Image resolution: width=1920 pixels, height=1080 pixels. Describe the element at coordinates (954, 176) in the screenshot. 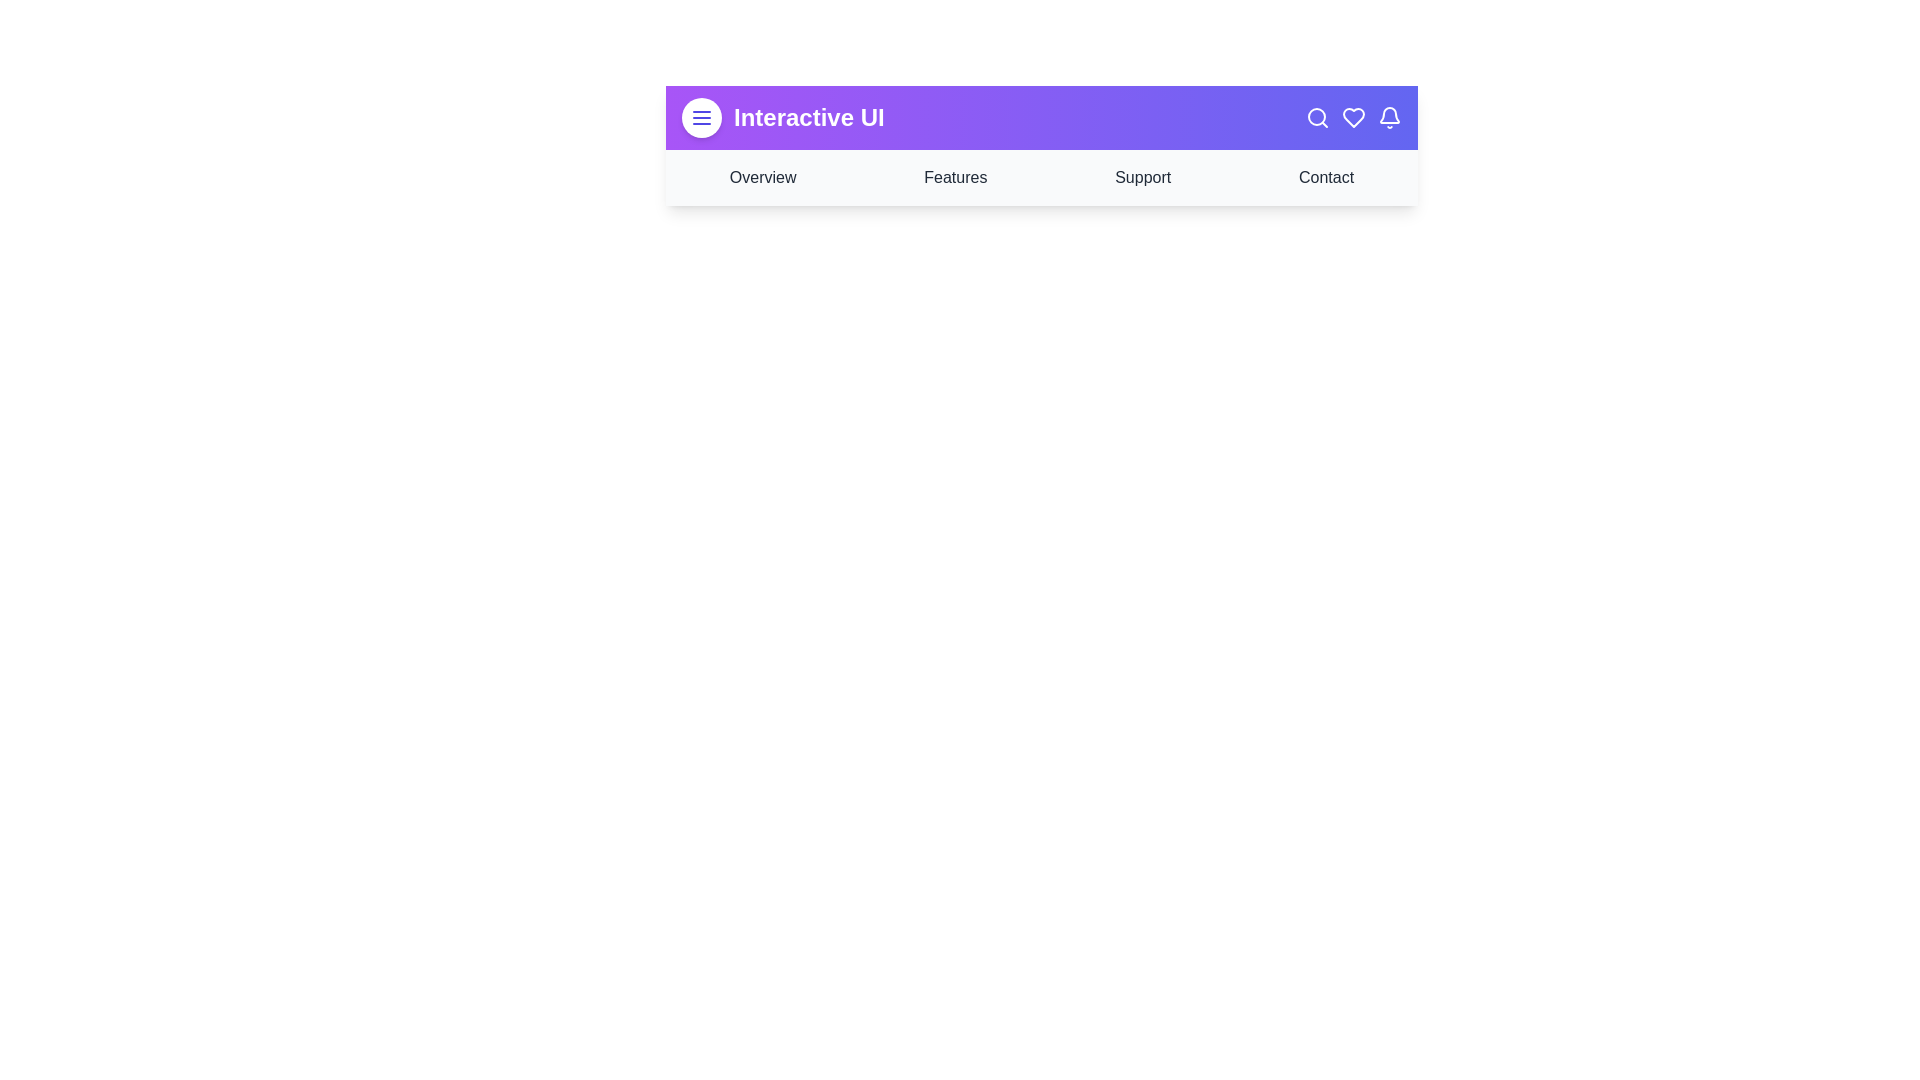

I see `the navigation bar item labeled 'Features'` at that location.